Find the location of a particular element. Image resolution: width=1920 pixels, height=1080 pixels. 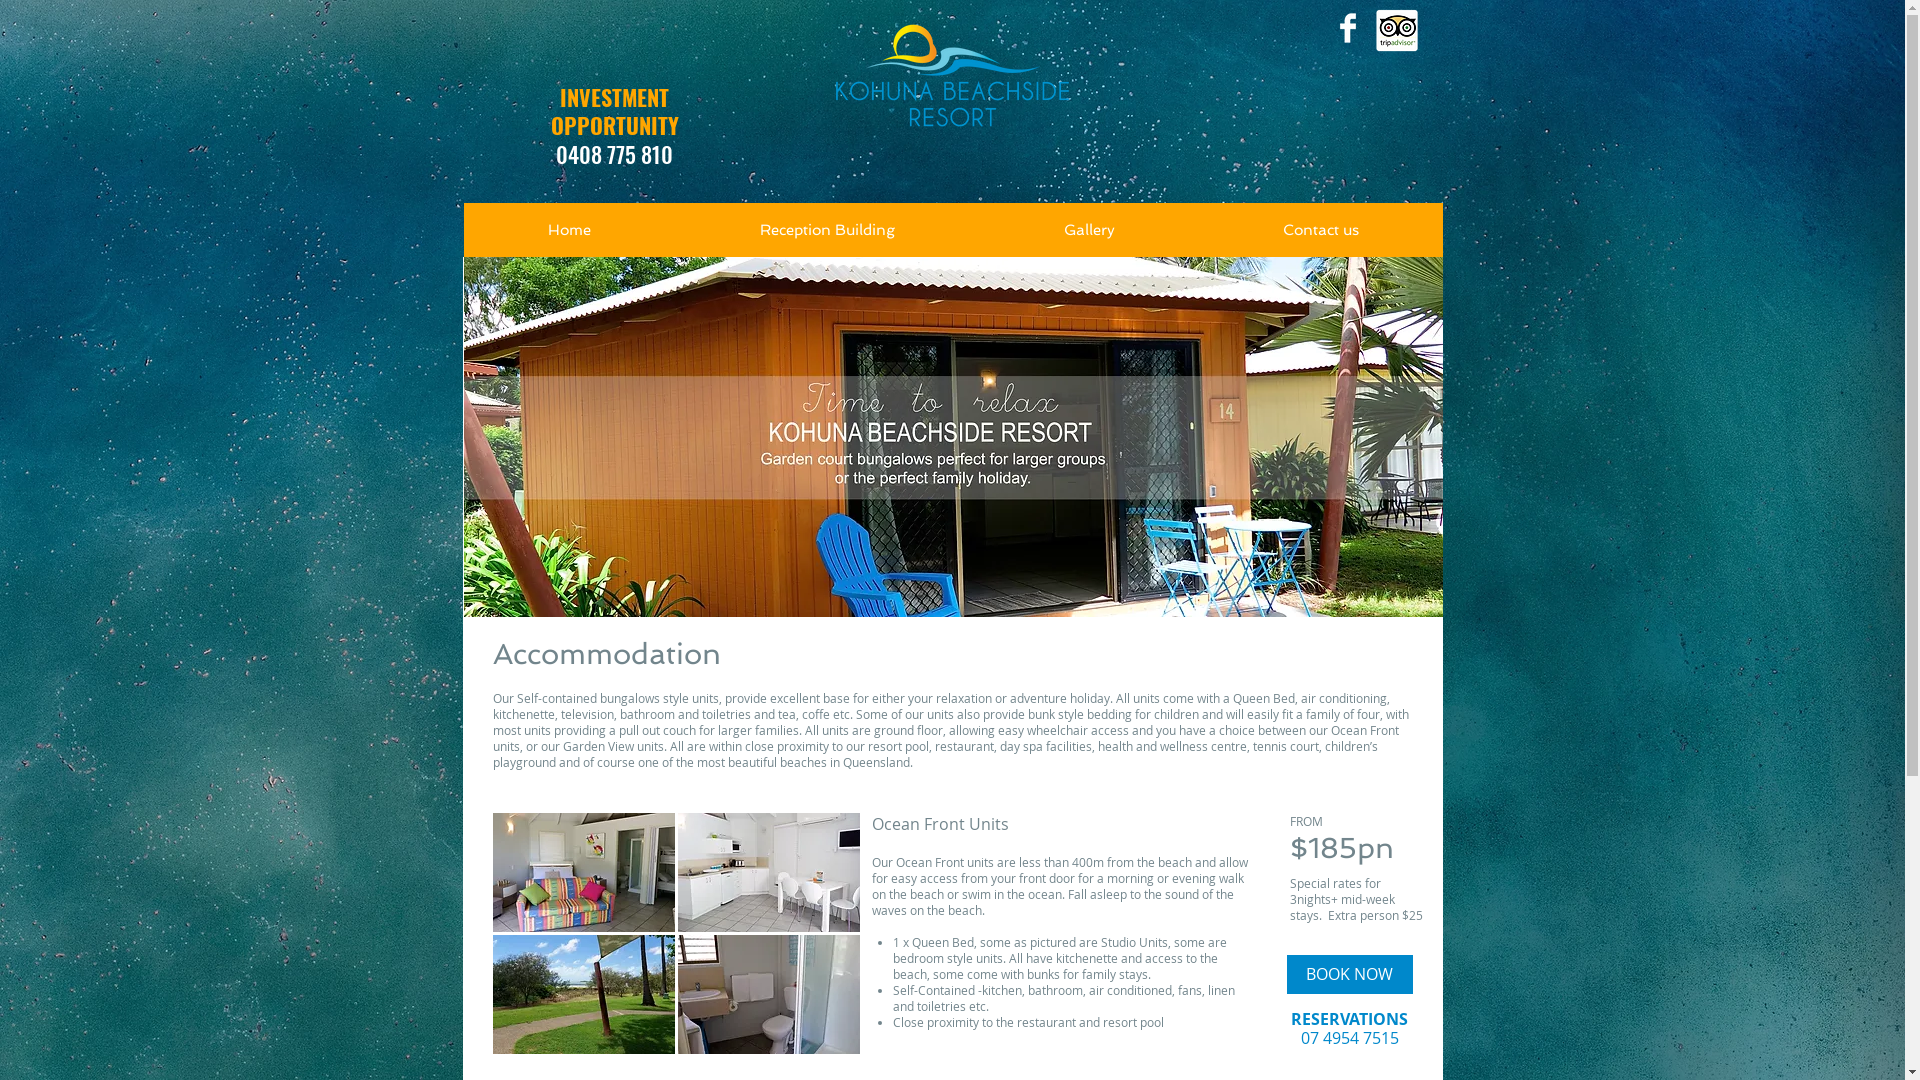

'Gallery' is located at coordinates (1088, 235).